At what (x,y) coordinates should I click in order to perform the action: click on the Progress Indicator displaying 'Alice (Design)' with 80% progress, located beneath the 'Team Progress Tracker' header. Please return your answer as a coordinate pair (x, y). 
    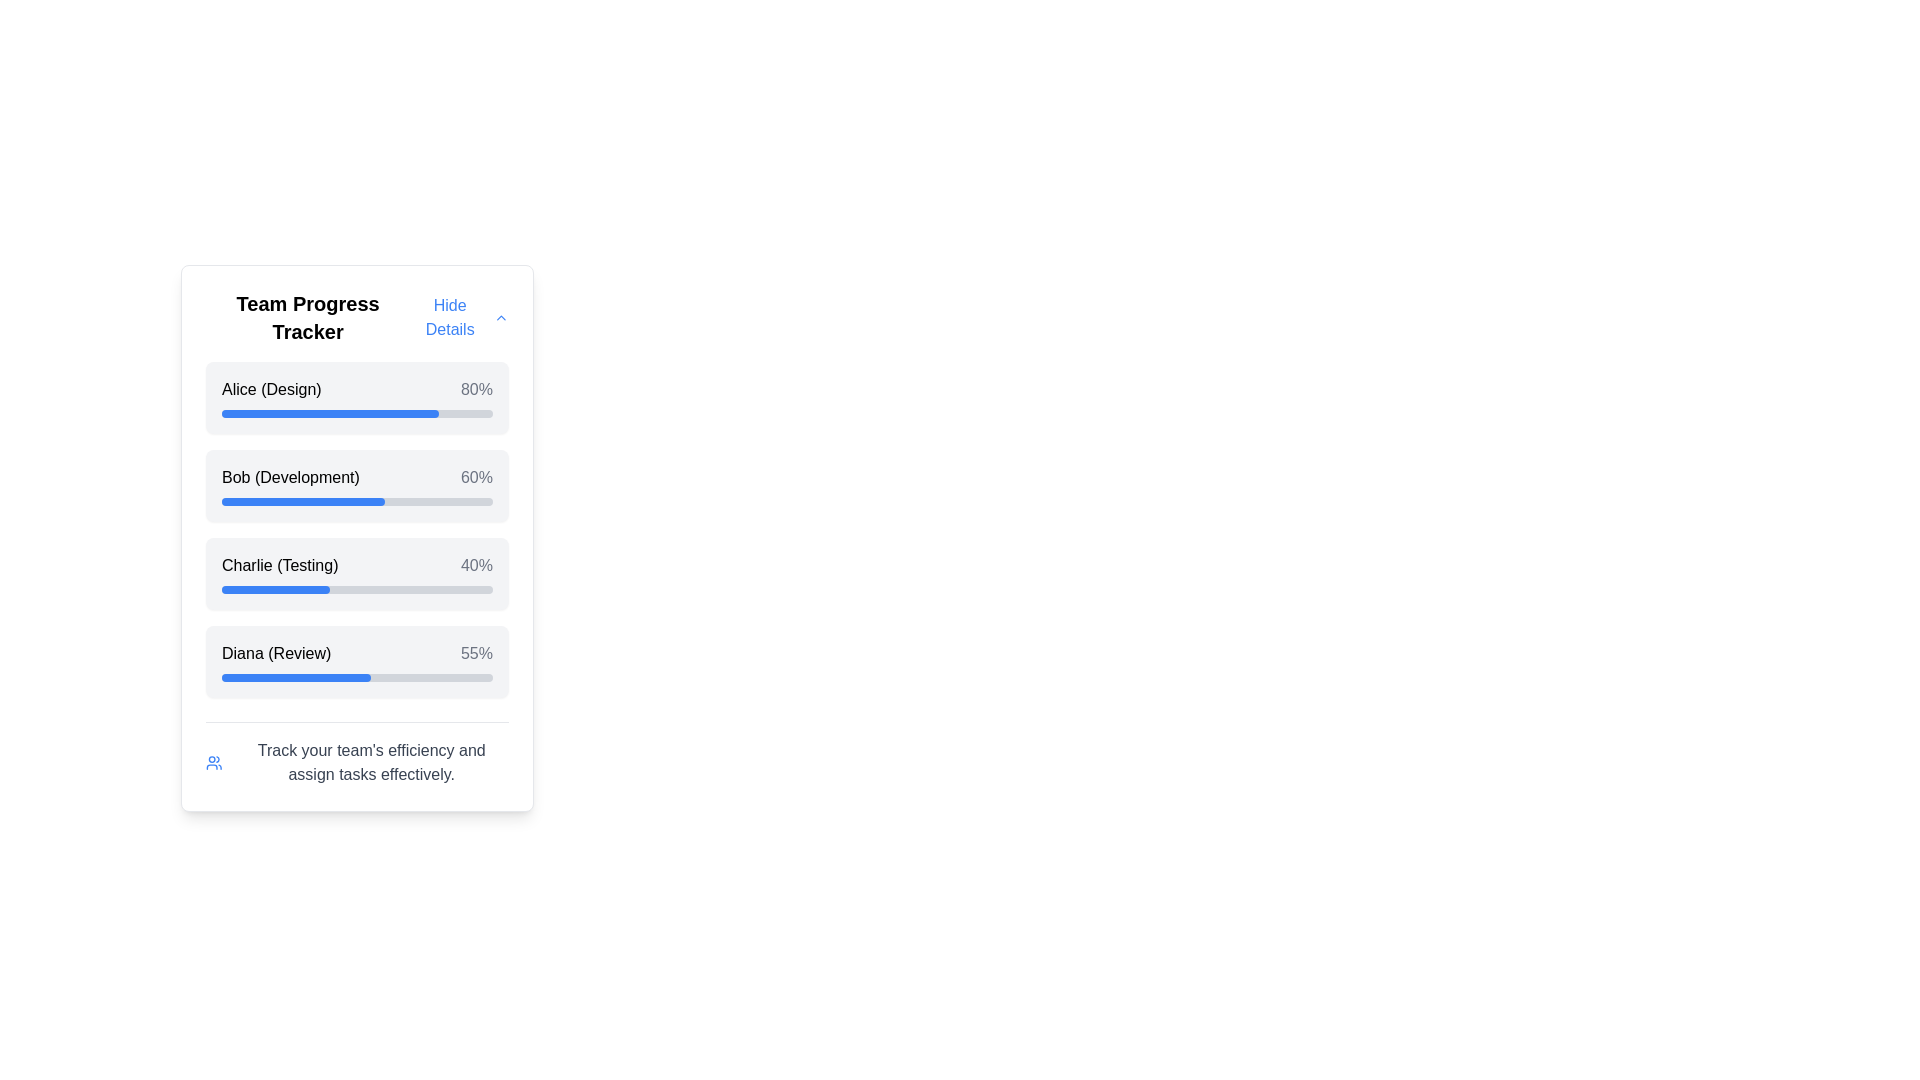
    Looking at the image, I should click on (357, 397).